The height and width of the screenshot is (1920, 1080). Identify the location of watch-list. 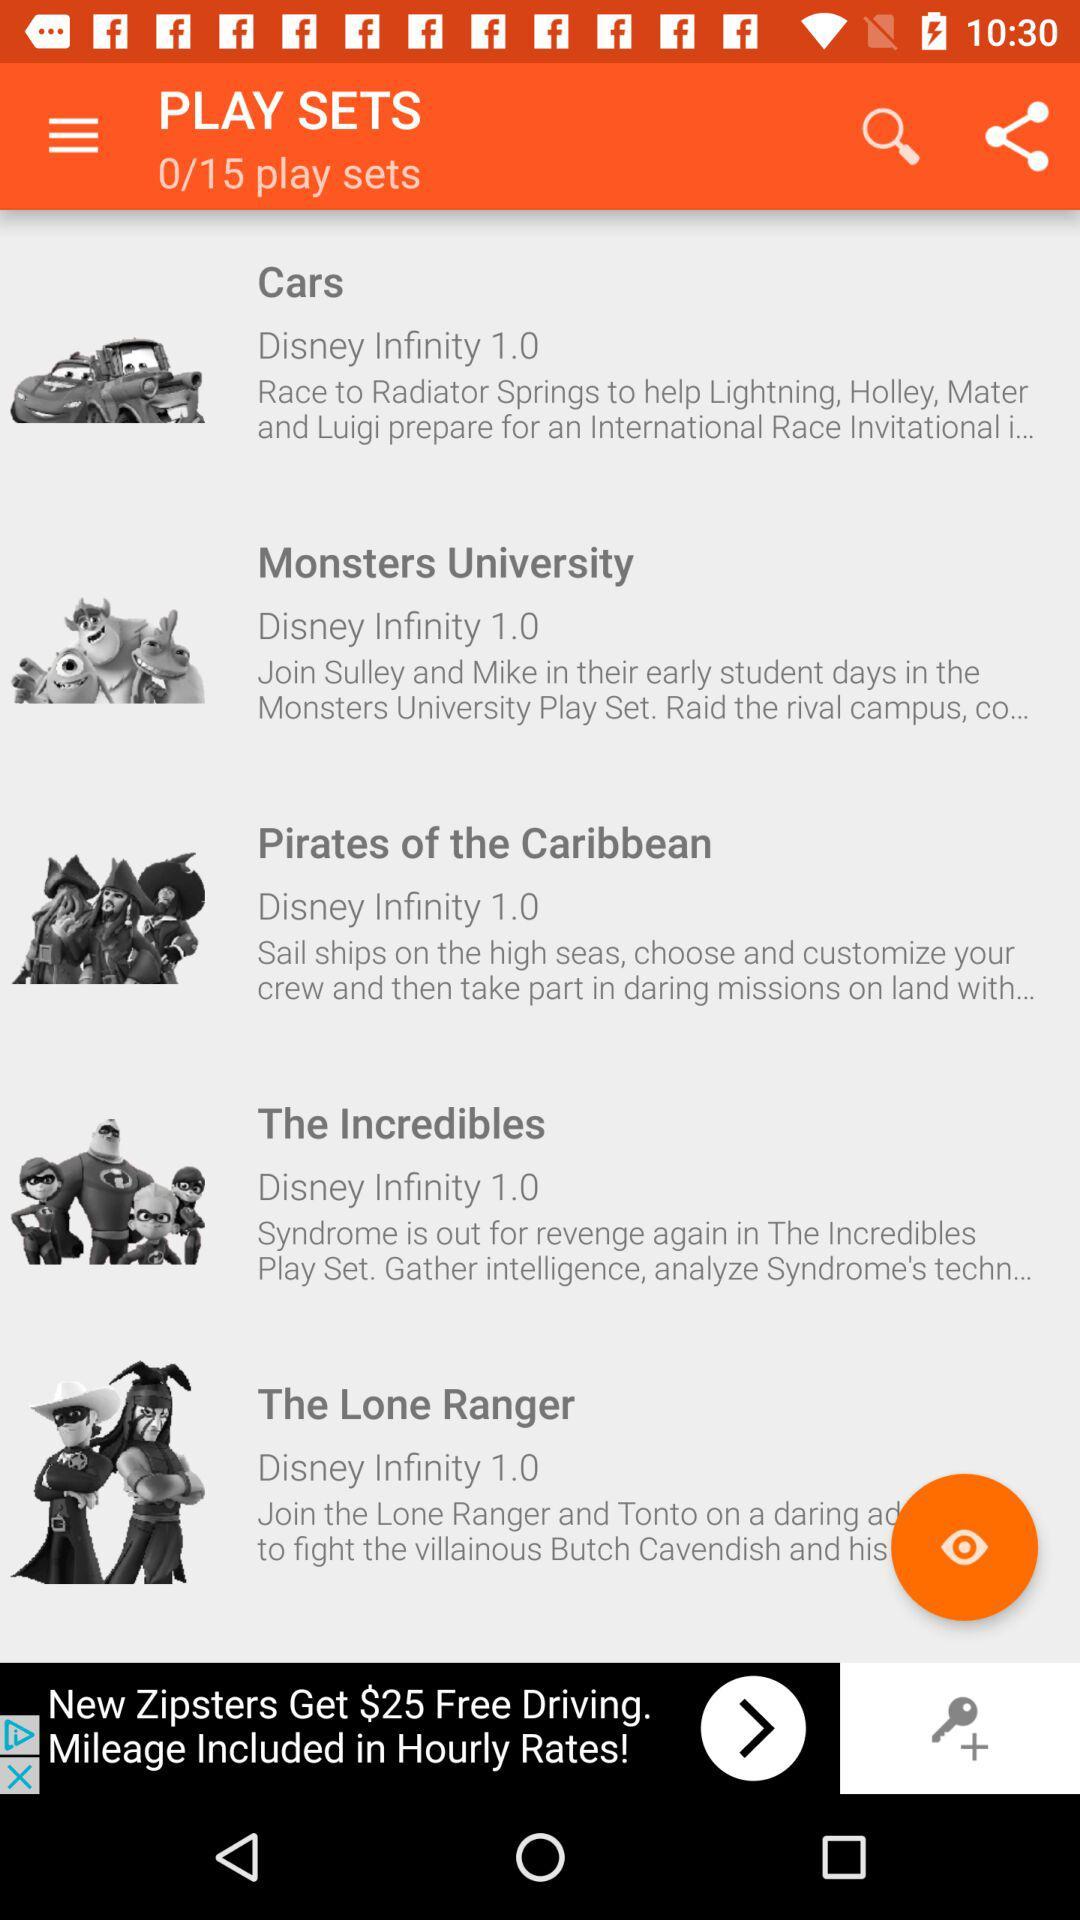
(963, 1546).